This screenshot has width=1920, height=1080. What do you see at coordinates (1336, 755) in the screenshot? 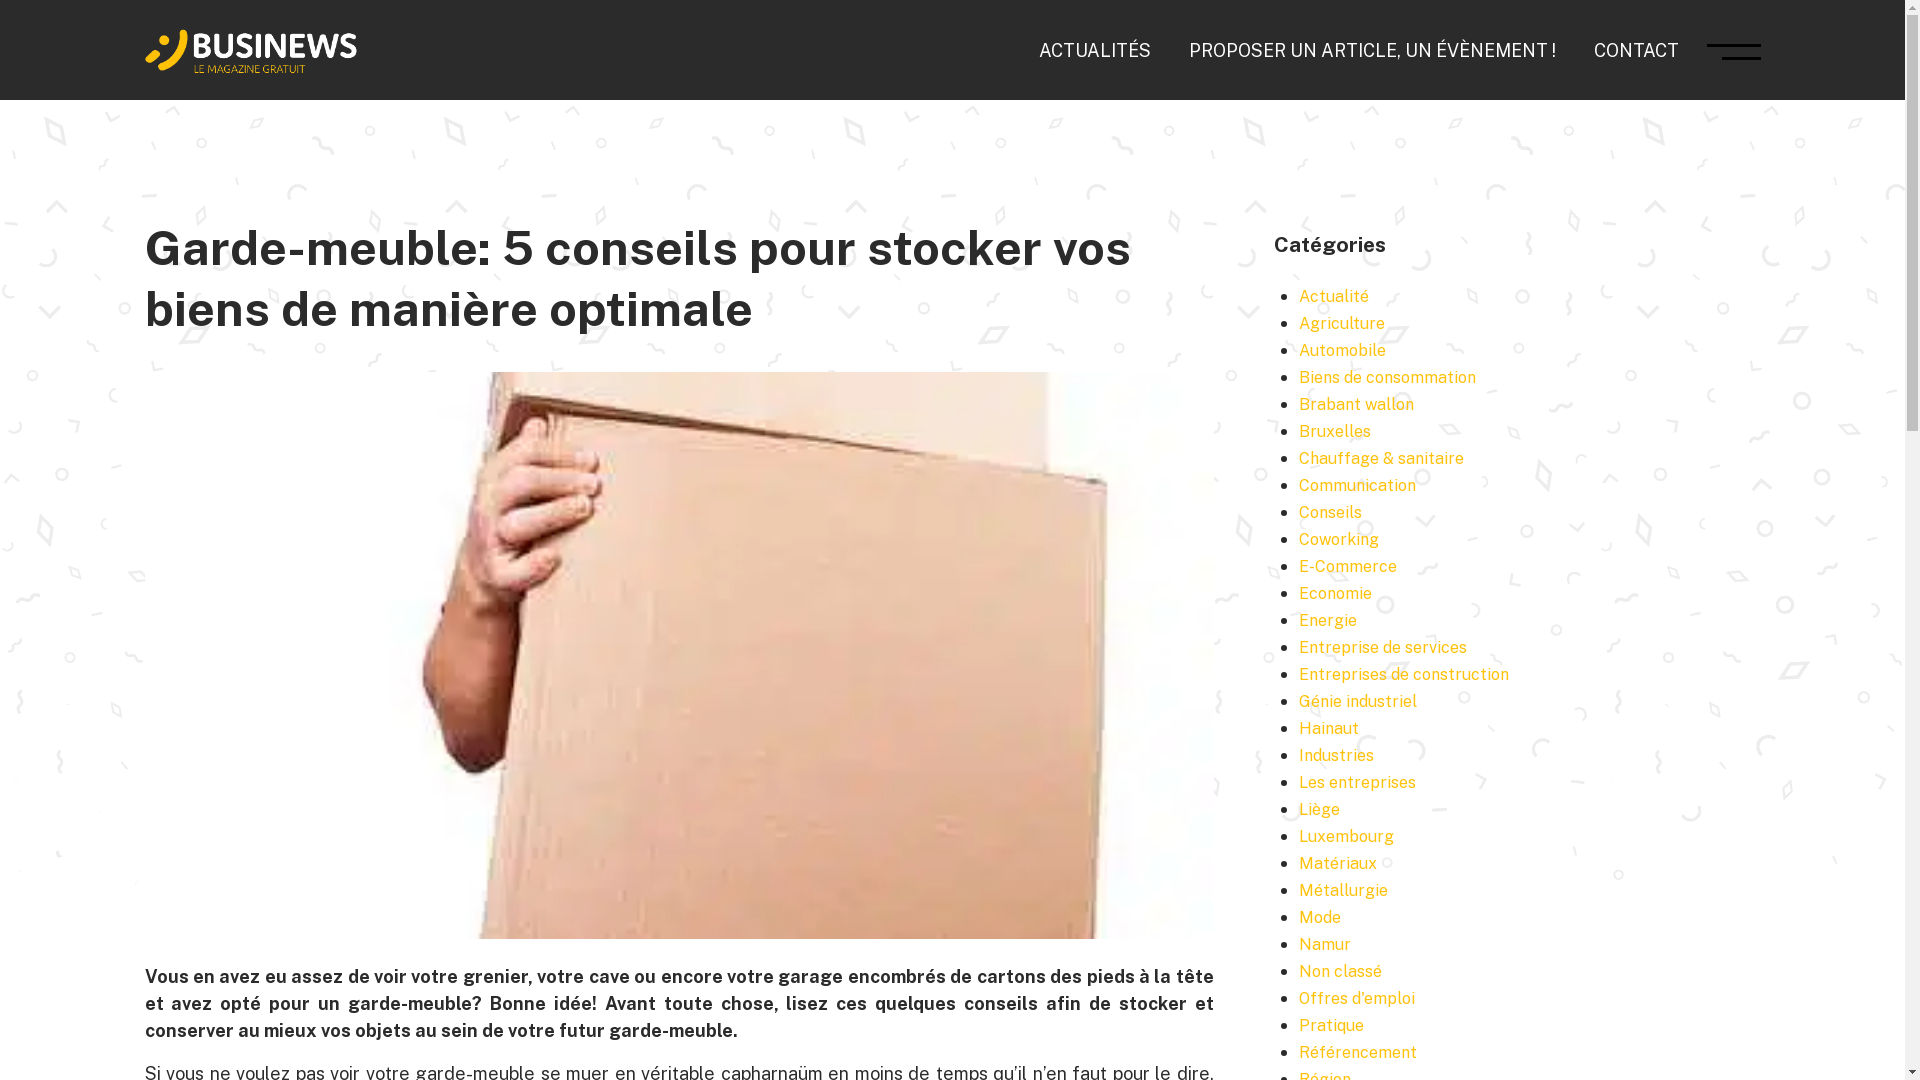
I see `'Industries'` at bounding box center [1336, 755].